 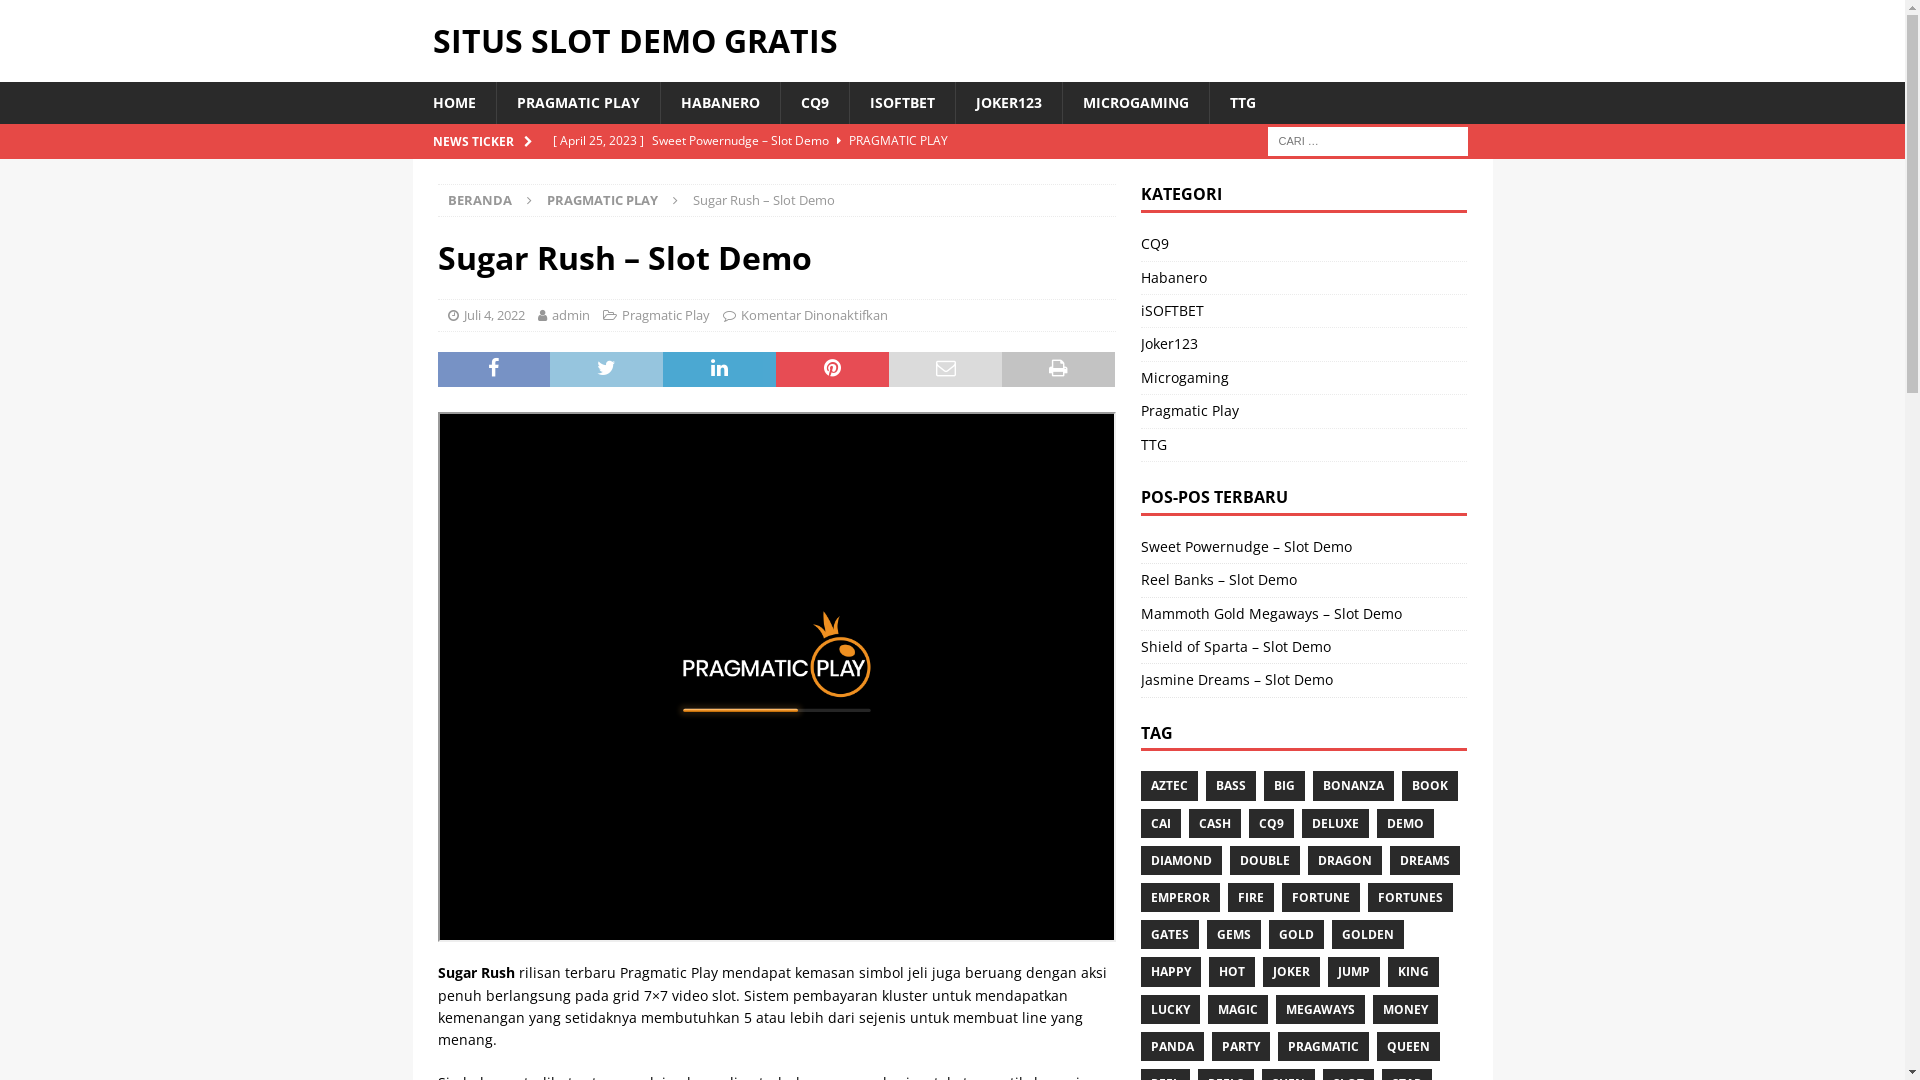 What do you see at coordinates (1237, 1009) in the screenshot?
I see `'MAGIC'` at bounding box center [1237, 1009].